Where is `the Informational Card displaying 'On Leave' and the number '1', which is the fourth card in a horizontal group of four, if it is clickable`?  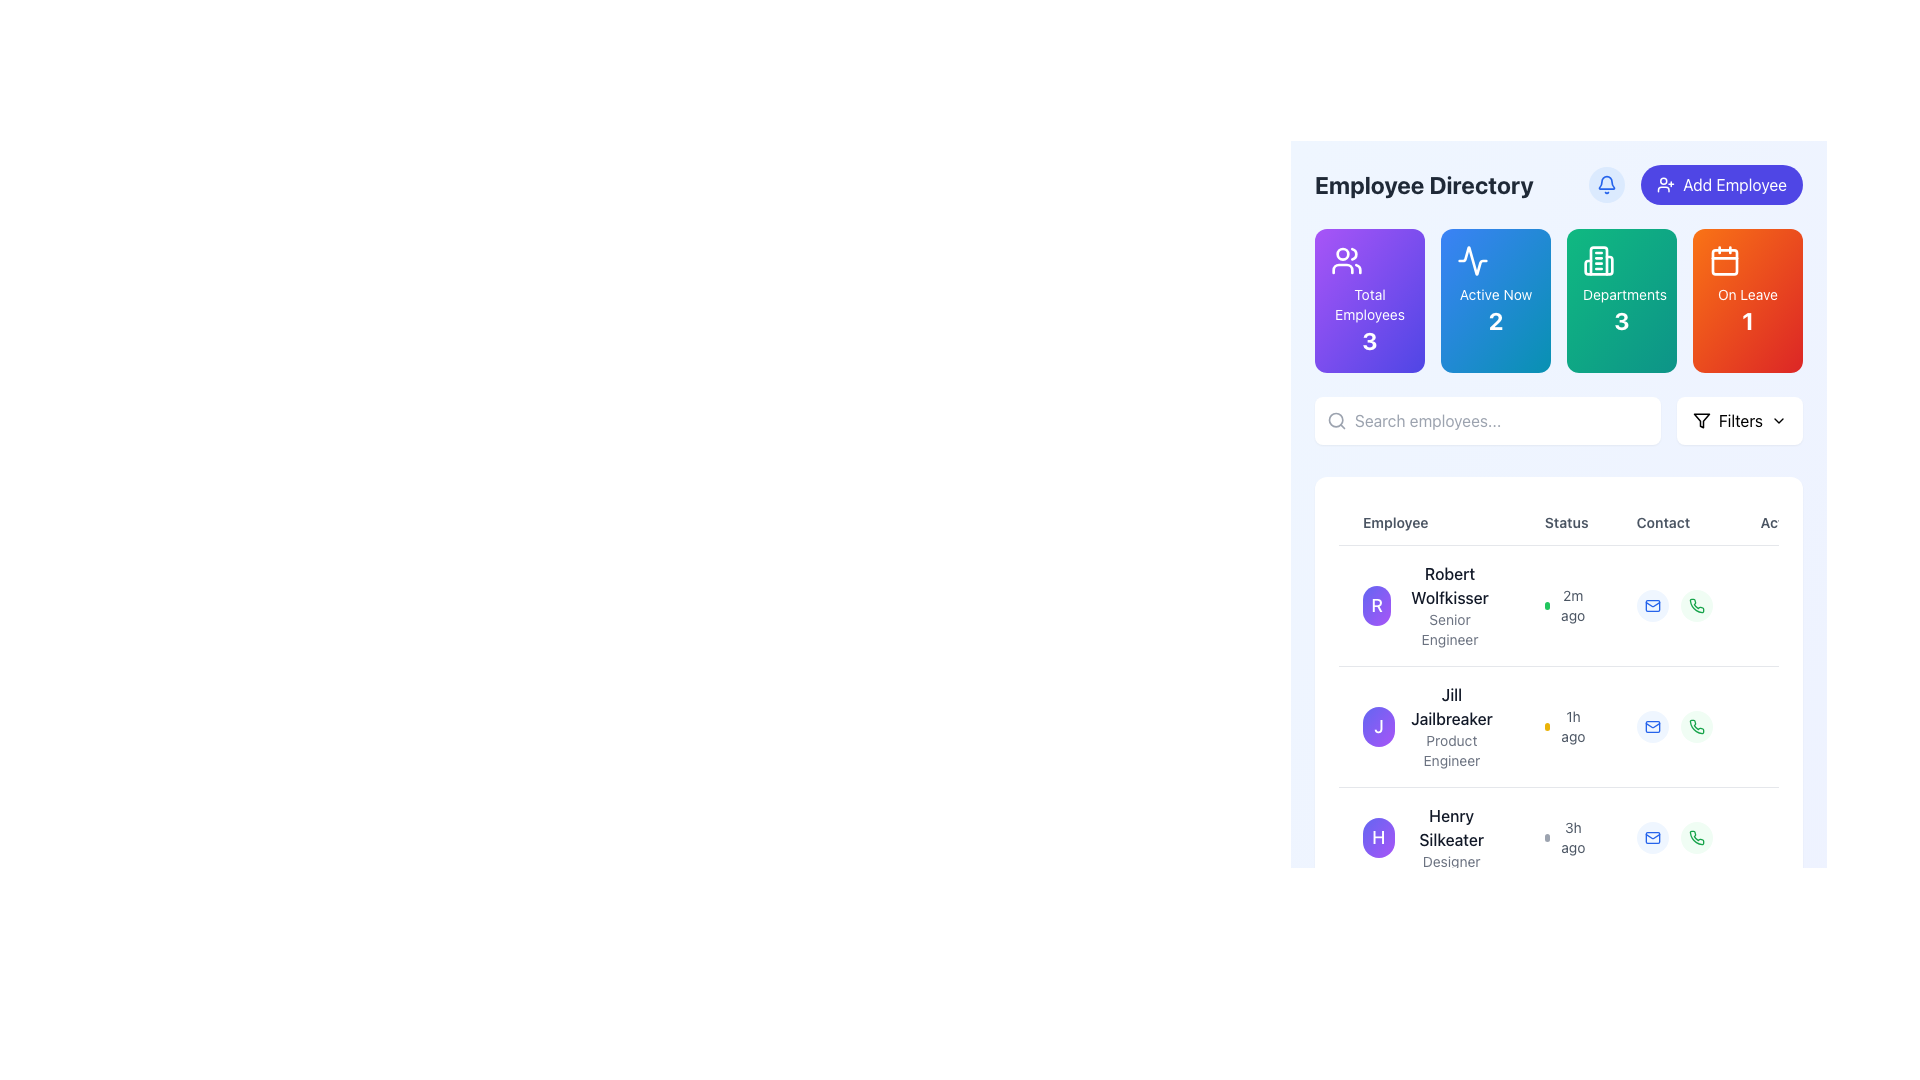
the Informational Card displaying 'On Leave' and the number '1', which is the fourth card in a horizontal group of four, if it is clickable is located at coordinates (1746, 300).